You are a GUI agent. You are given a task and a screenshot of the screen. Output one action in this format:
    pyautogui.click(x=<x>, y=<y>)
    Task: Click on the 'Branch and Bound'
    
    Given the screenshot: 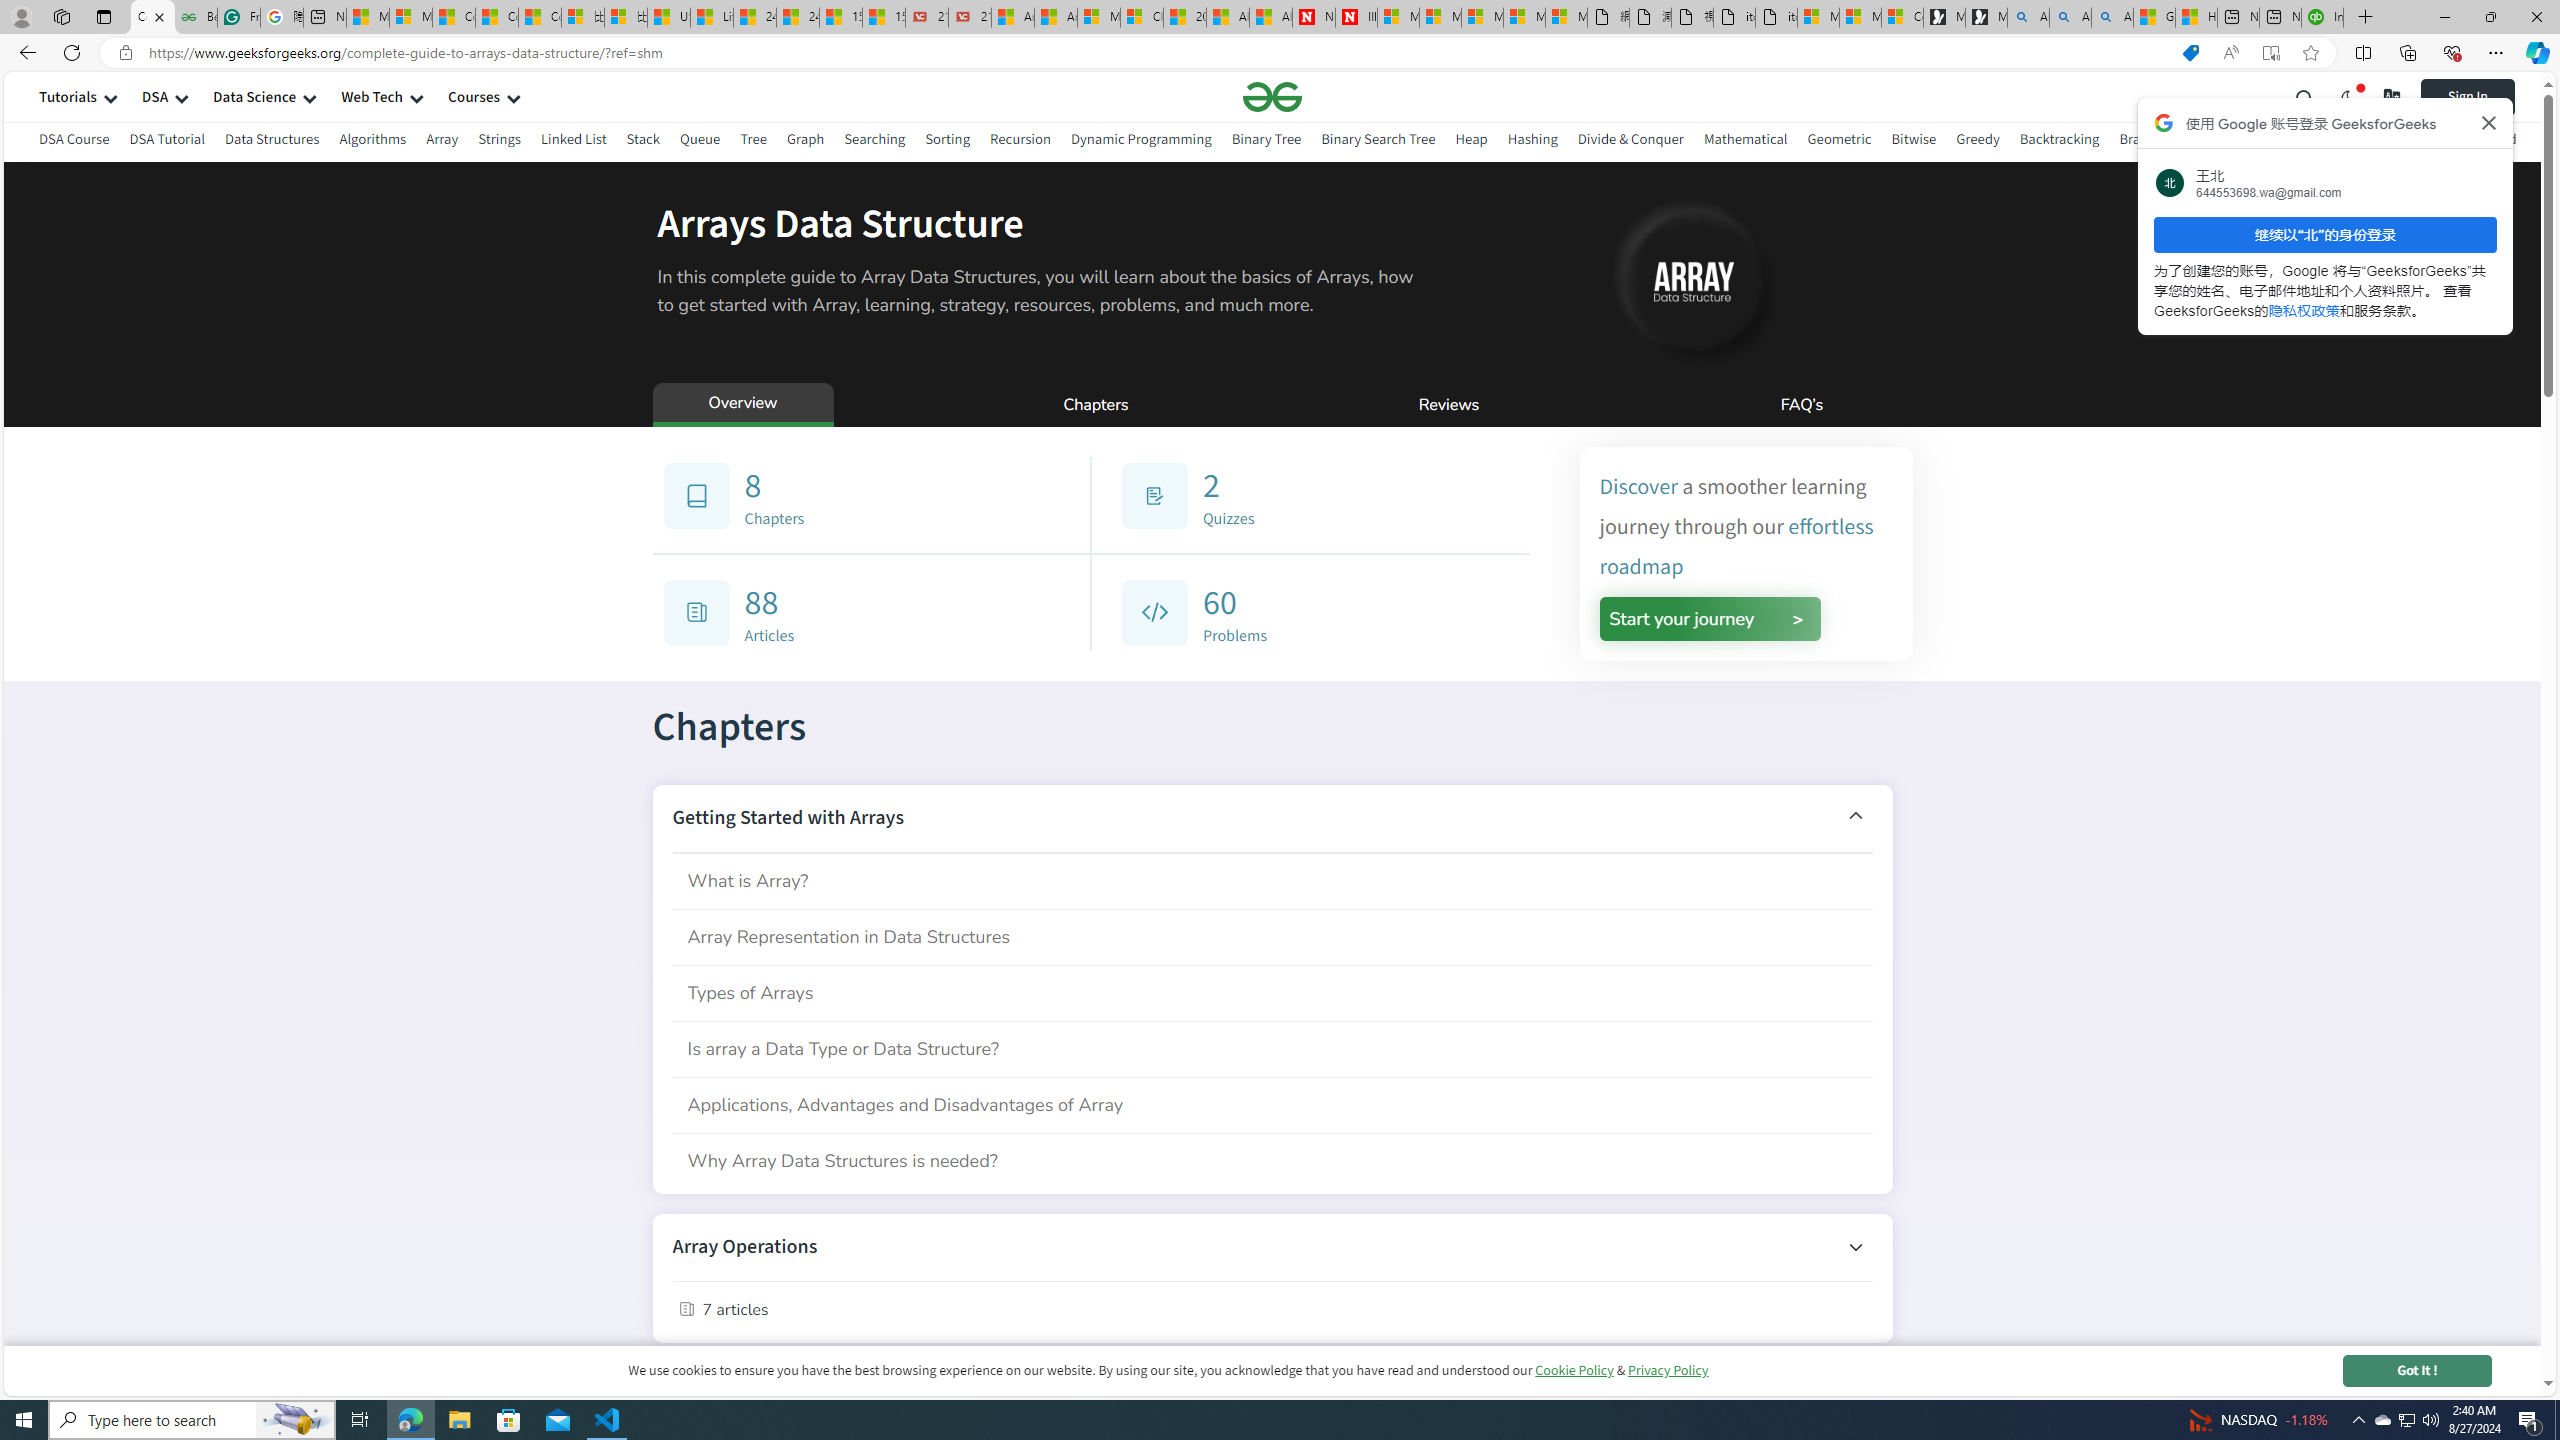 What is the action you would take?
    pyautogui.click(x=2176, y=138)
    